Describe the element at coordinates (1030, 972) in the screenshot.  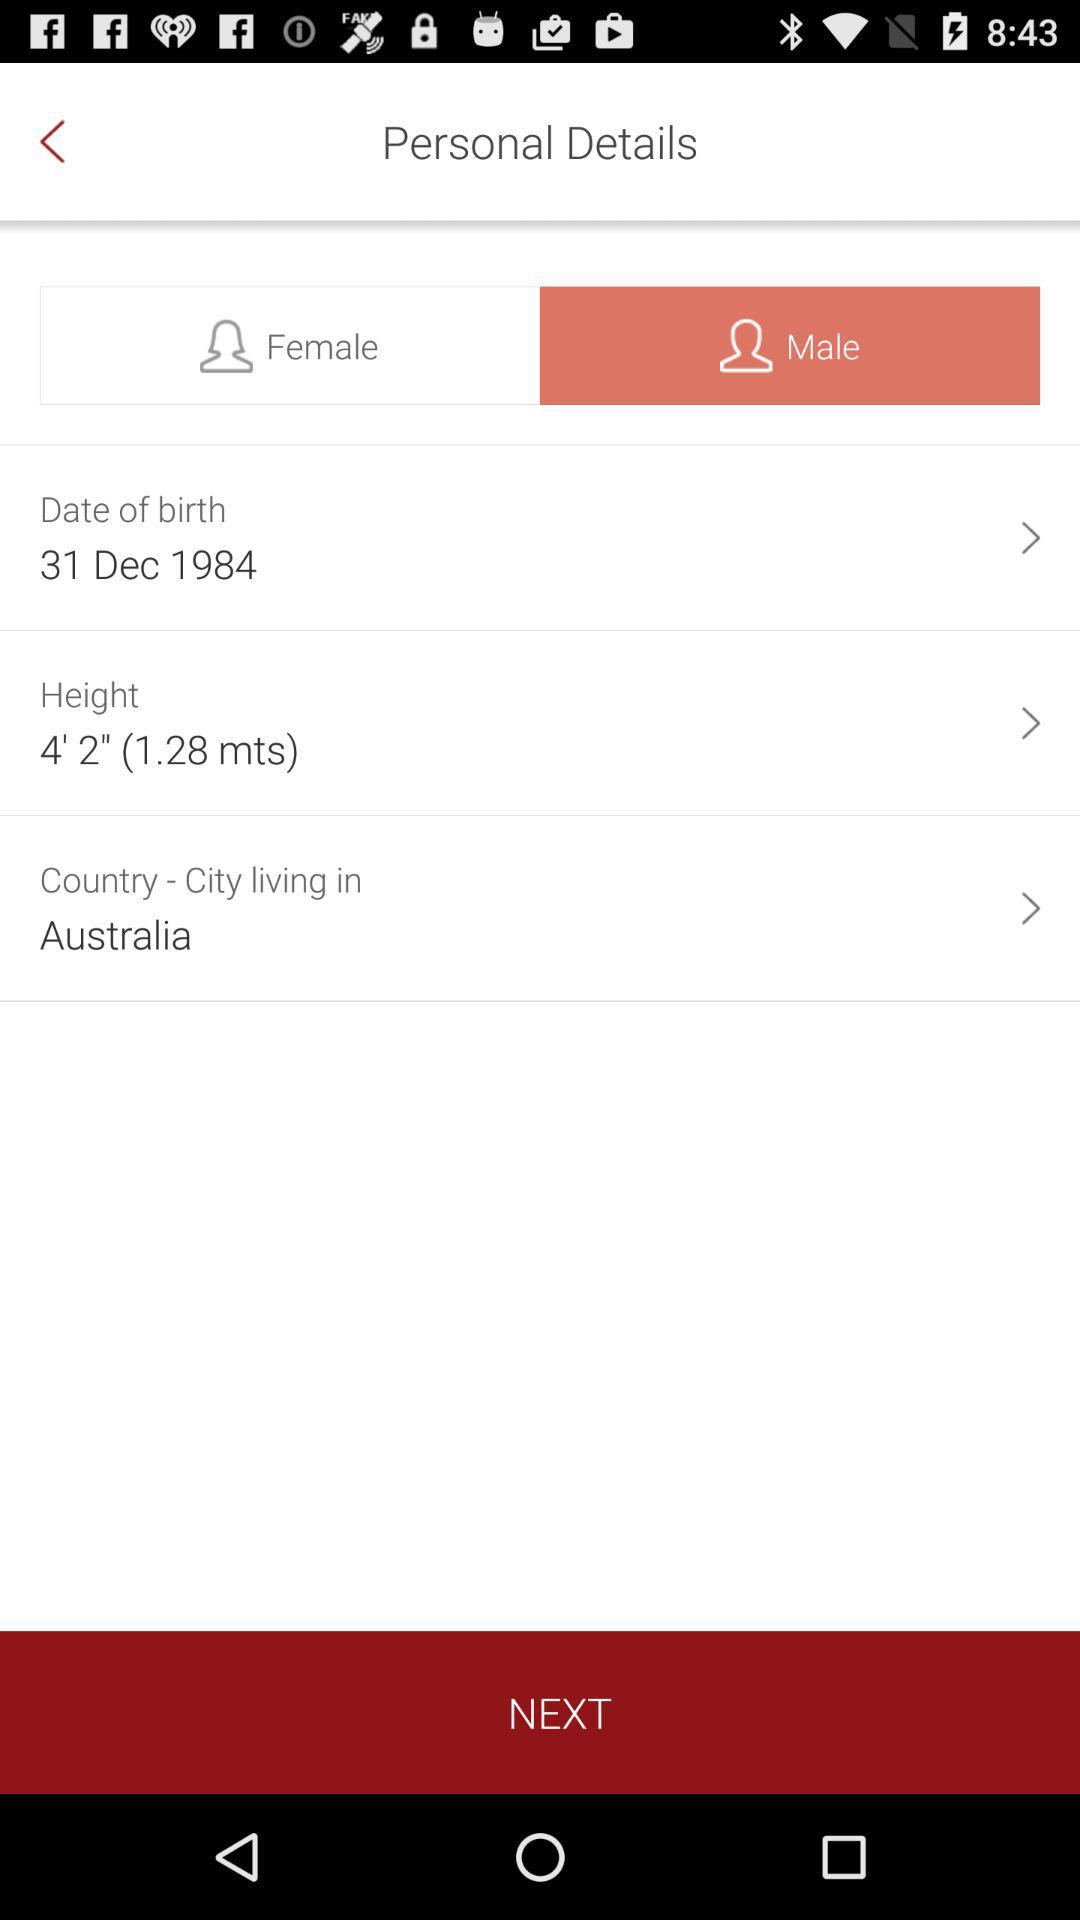
I see `the play icon` at that location.